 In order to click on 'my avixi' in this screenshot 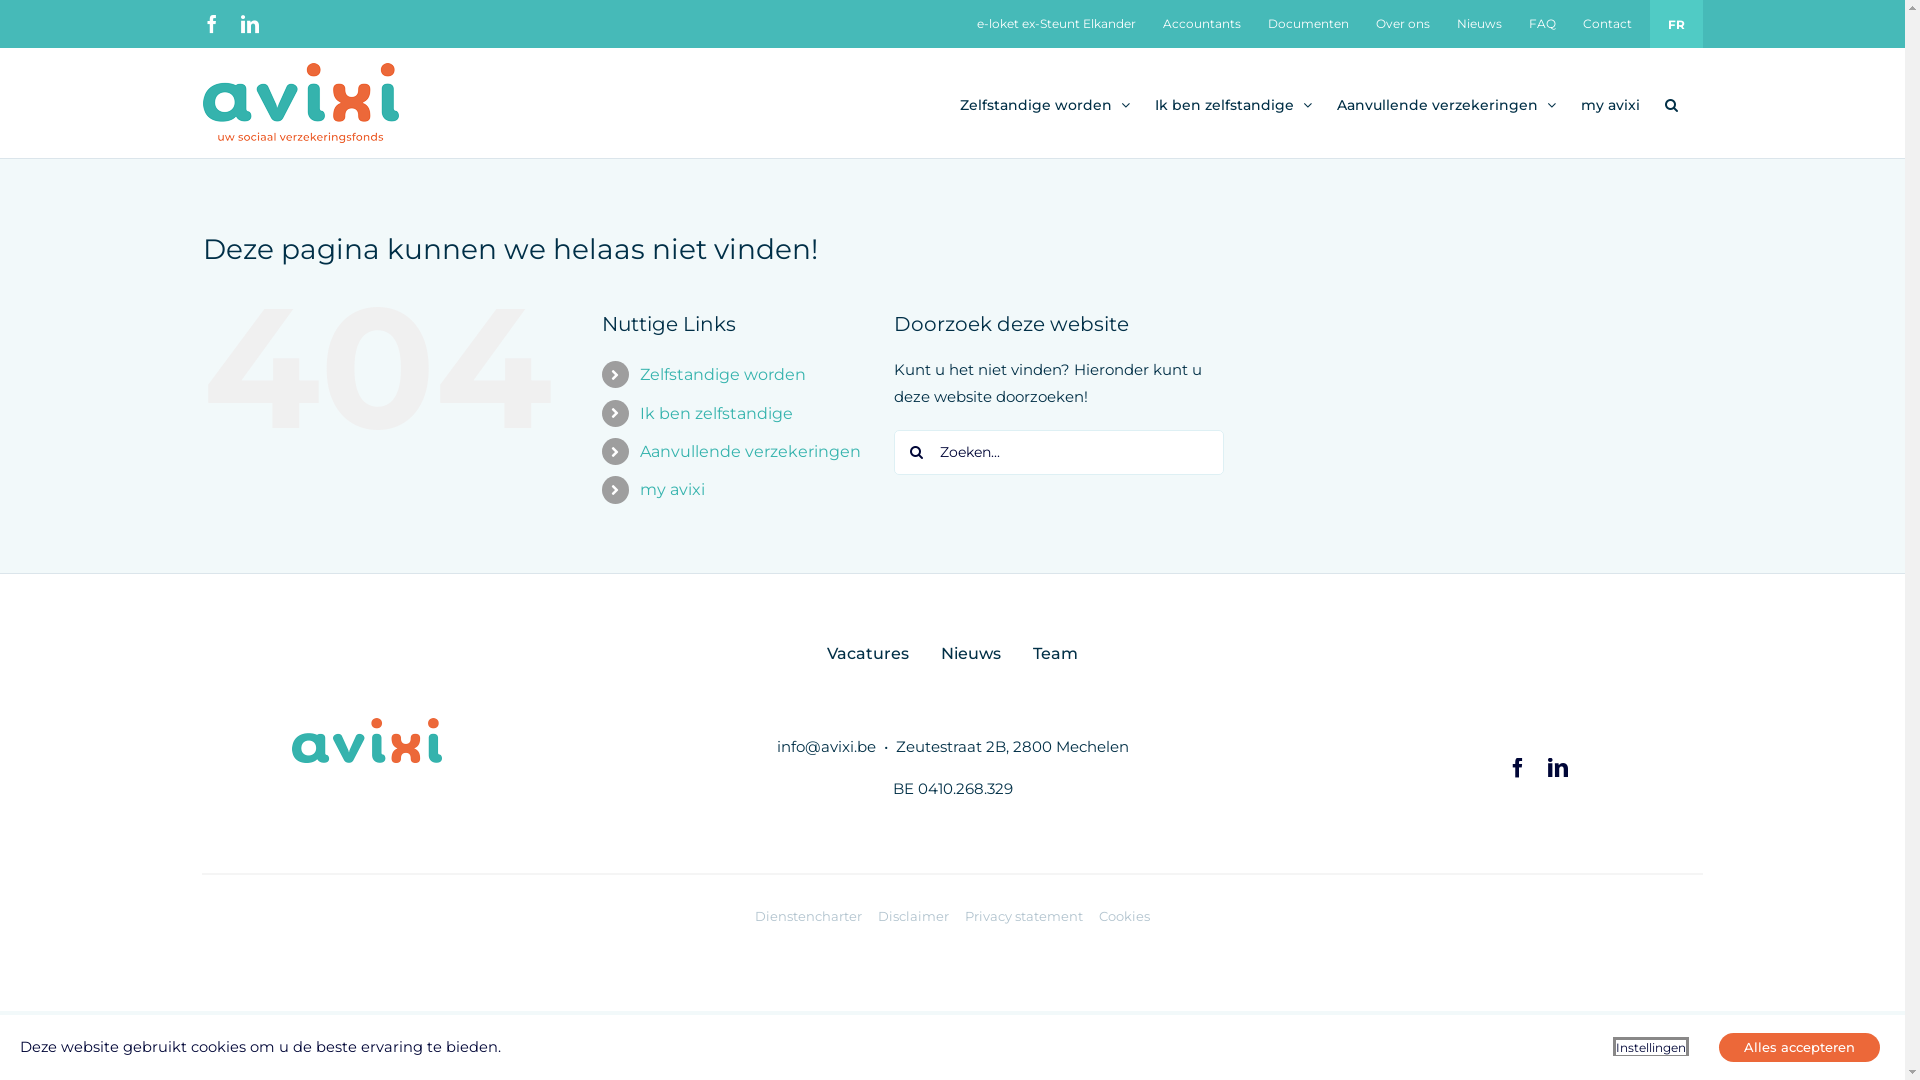, I will do `click(672, 489)`.